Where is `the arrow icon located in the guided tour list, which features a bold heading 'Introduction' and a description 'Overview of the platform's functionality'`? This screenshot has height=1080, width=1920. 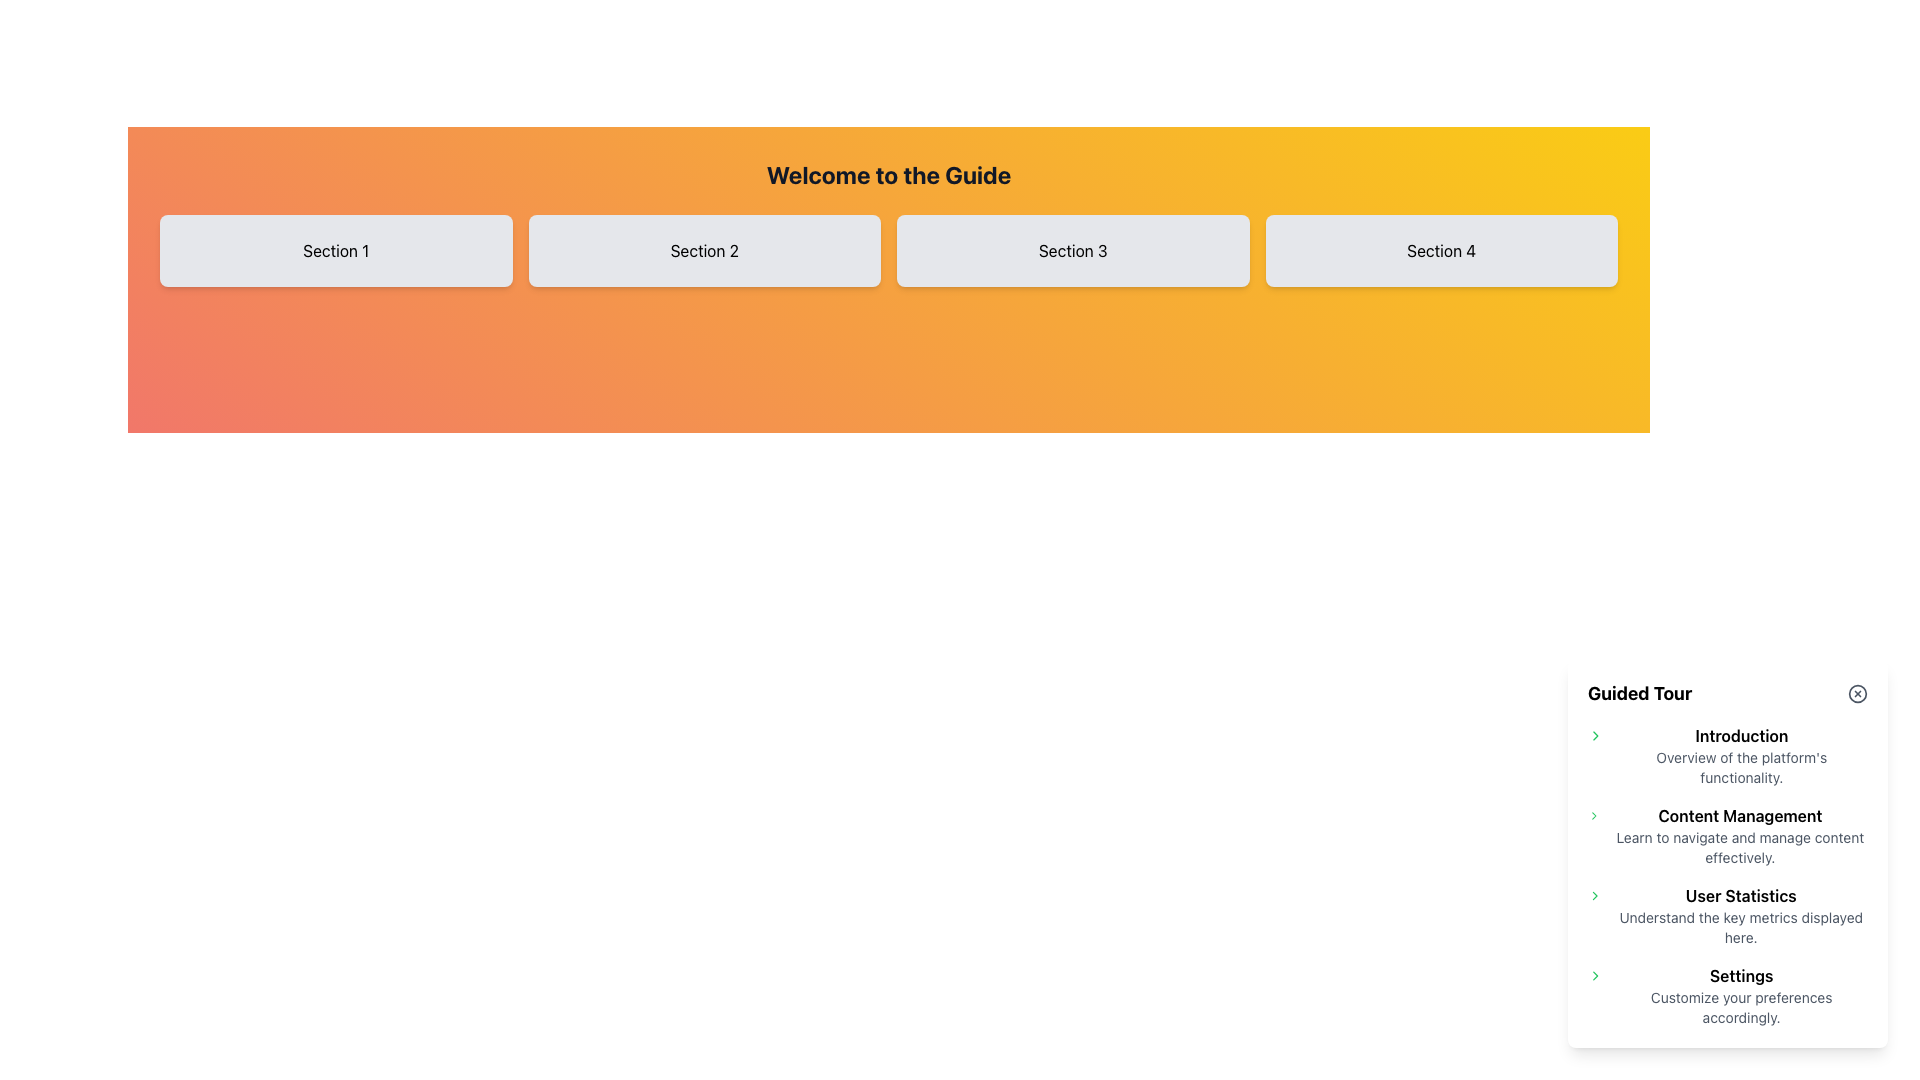
the arrow icon located in the guided tour list, which features a bold heading 'Introduction' and a description 'Overview of the platform's functionality' is located at coordinates (1727, 756).